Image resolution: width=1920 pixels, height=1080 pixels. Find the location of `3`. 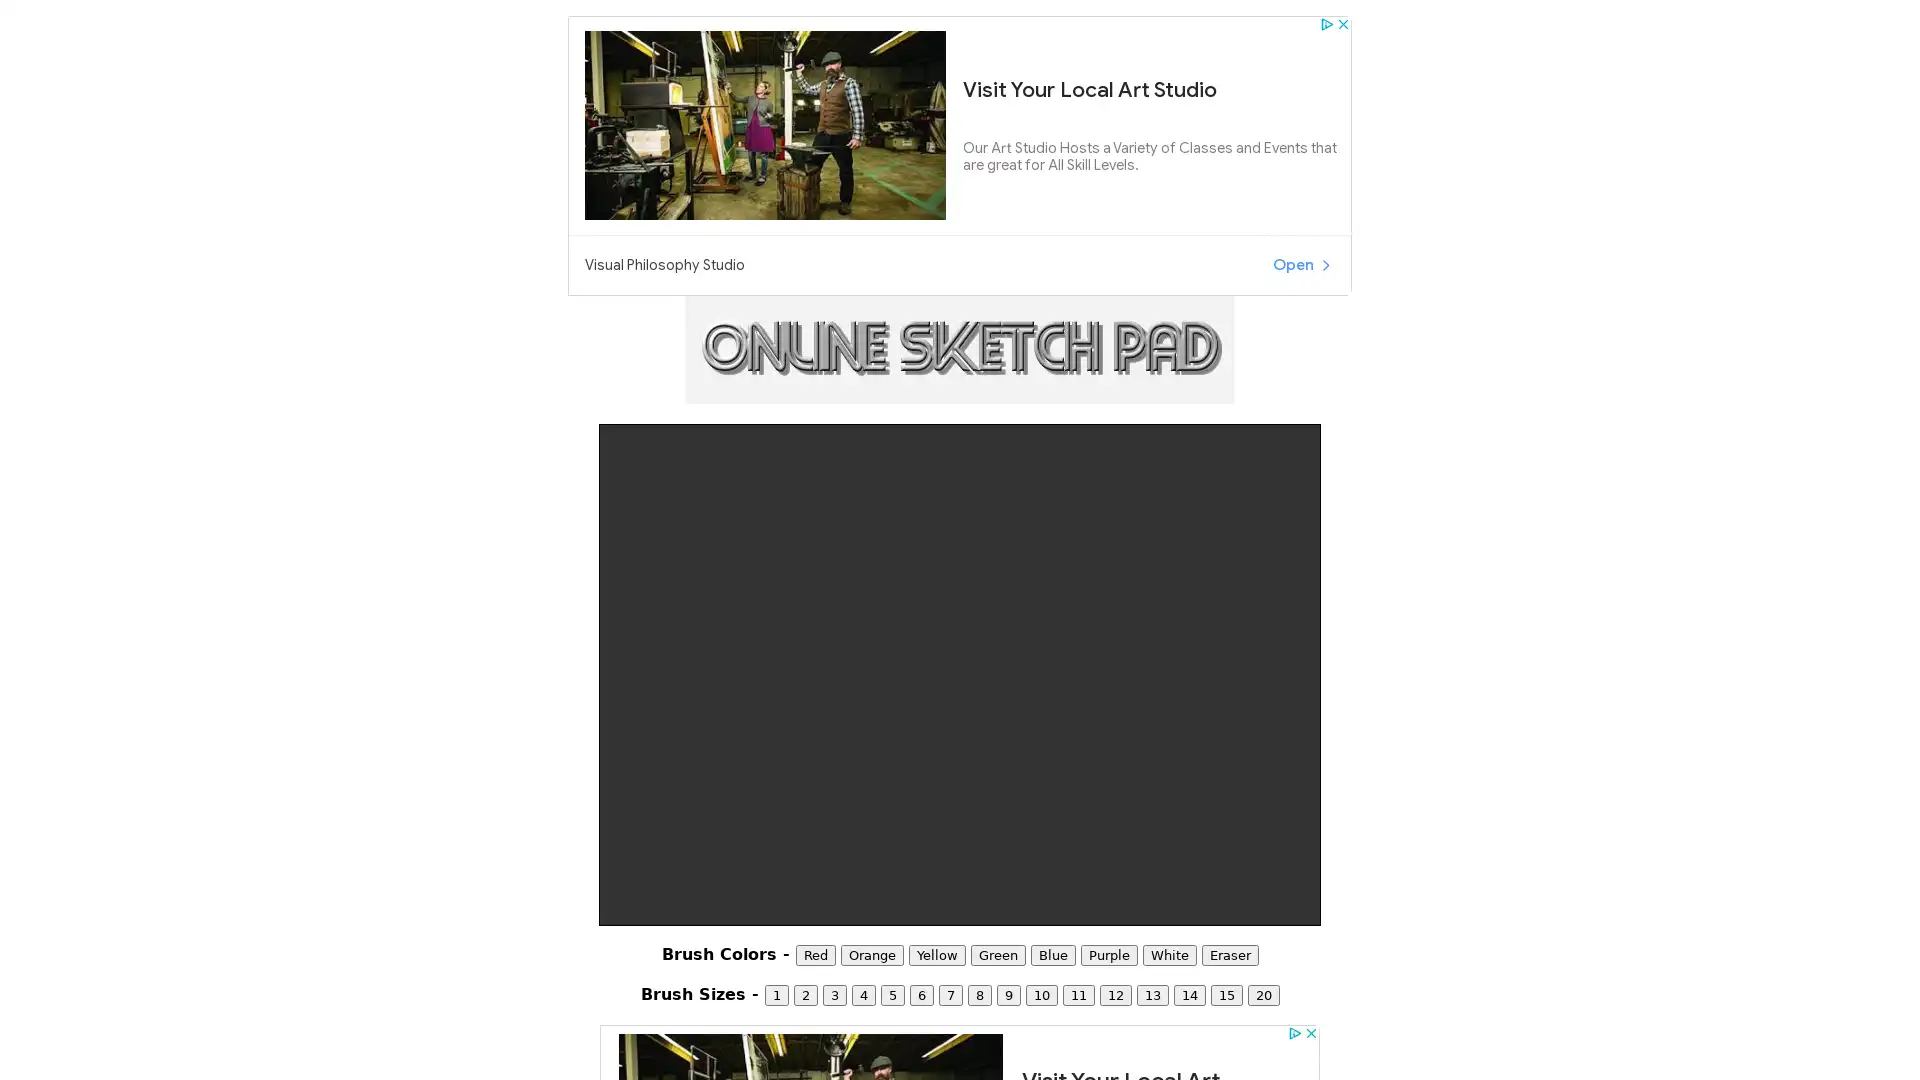

3 is located at coordinates (834, 995).